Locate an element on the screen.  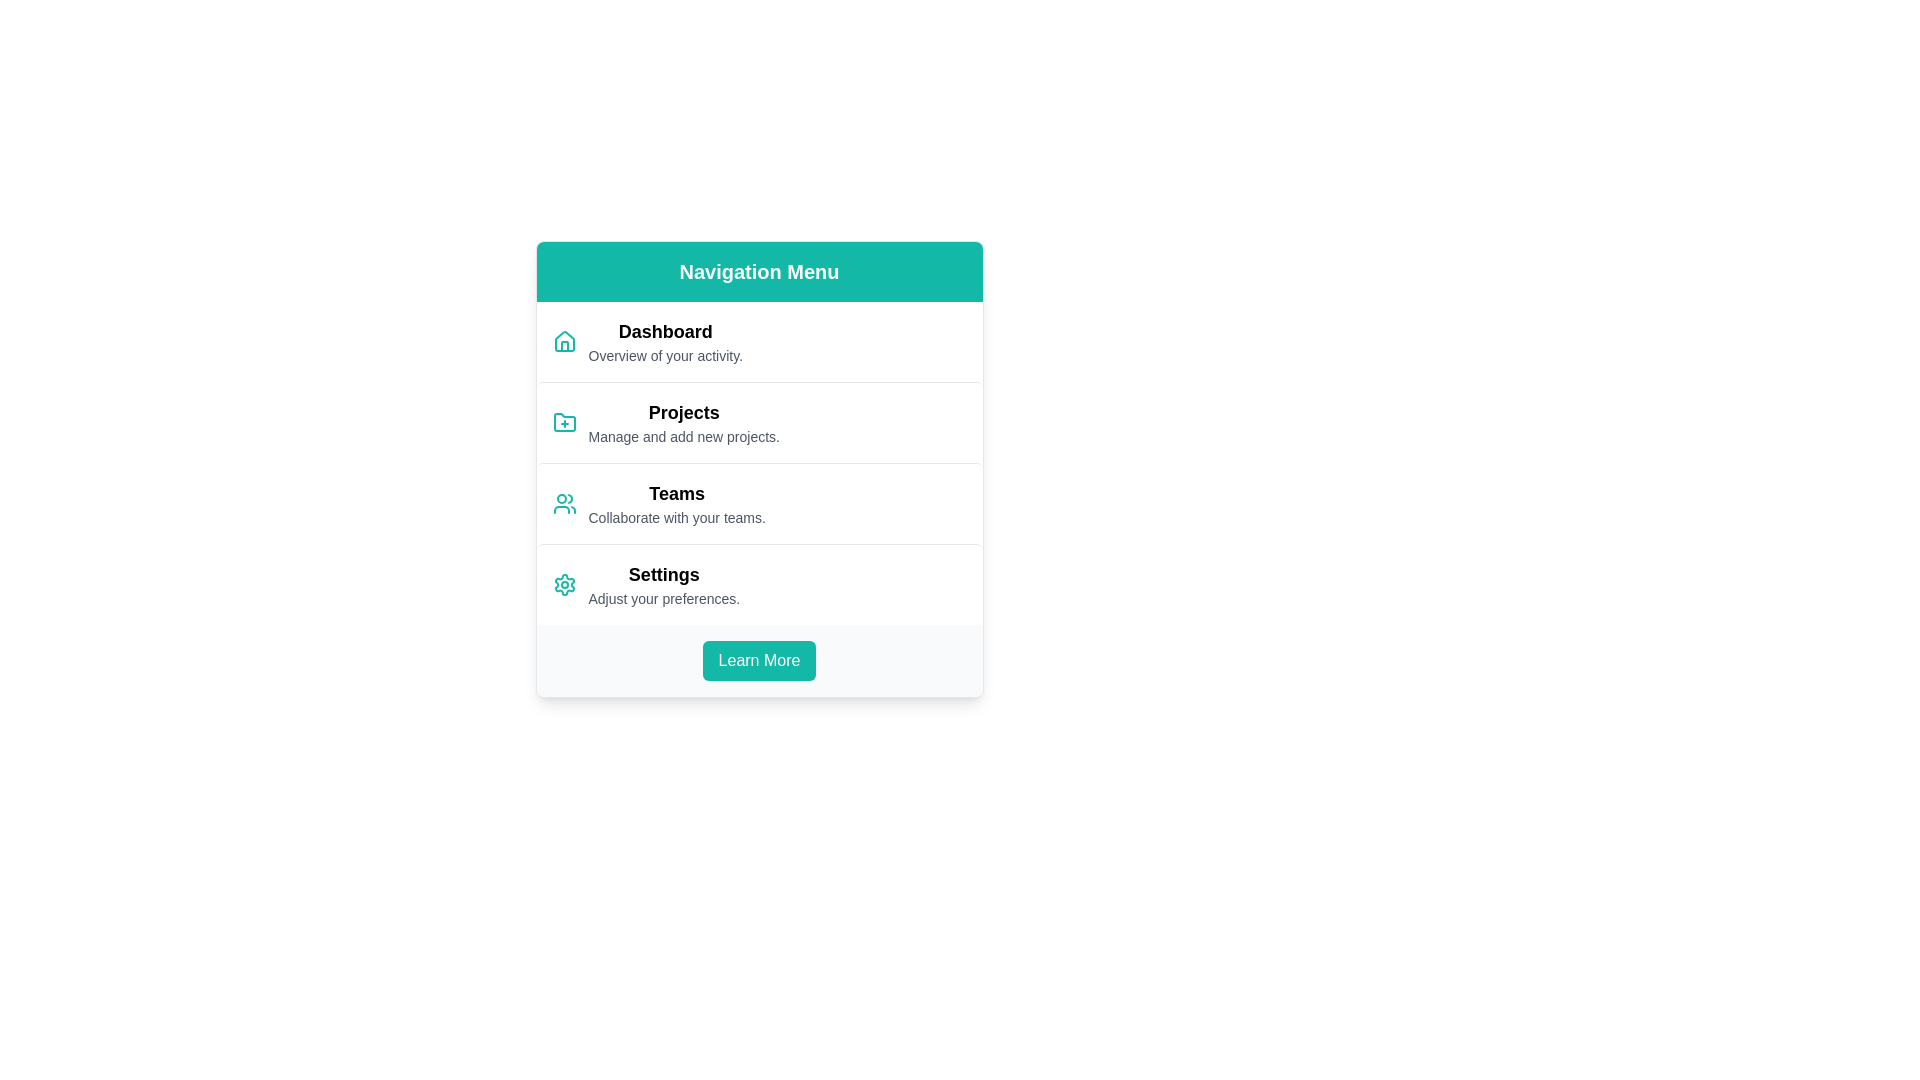
the bottom portion of the house icon is located at coordinates (563, 340).